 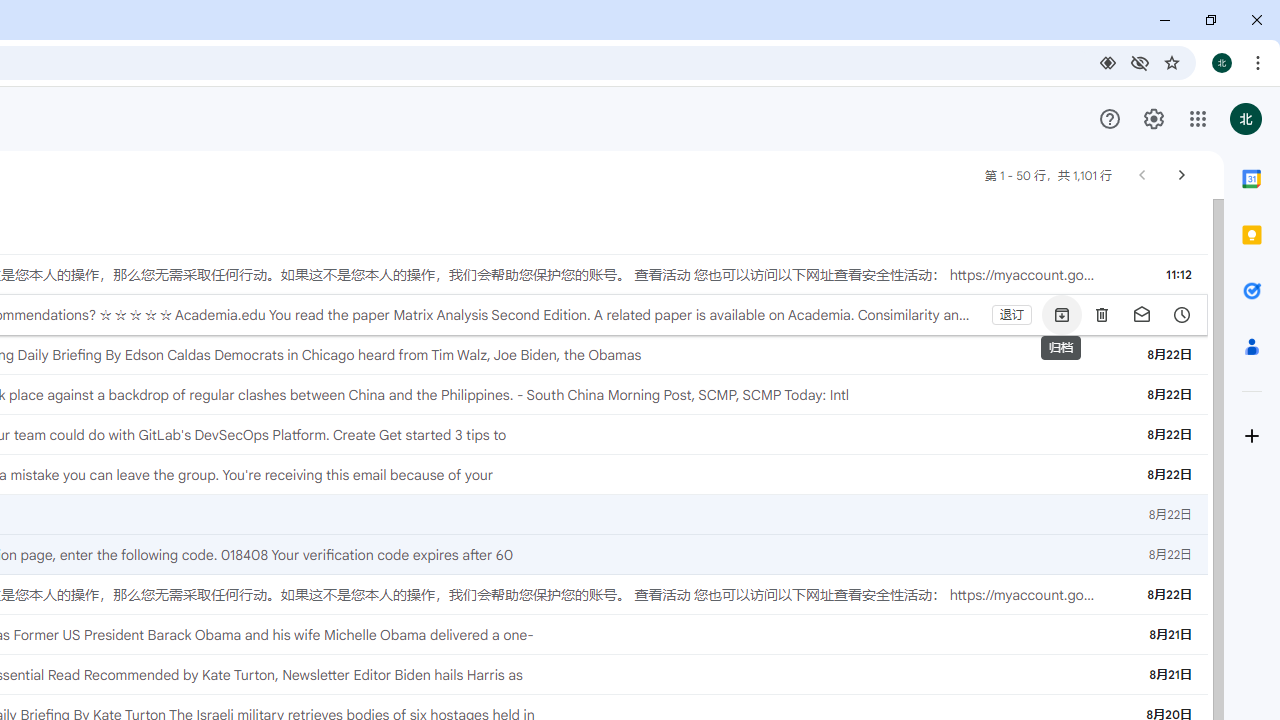 What do you see at coordinates (1106, 61) in the screenshot?
I see `'page wants to install a service handler.'` at bounding box center [1106, 61].